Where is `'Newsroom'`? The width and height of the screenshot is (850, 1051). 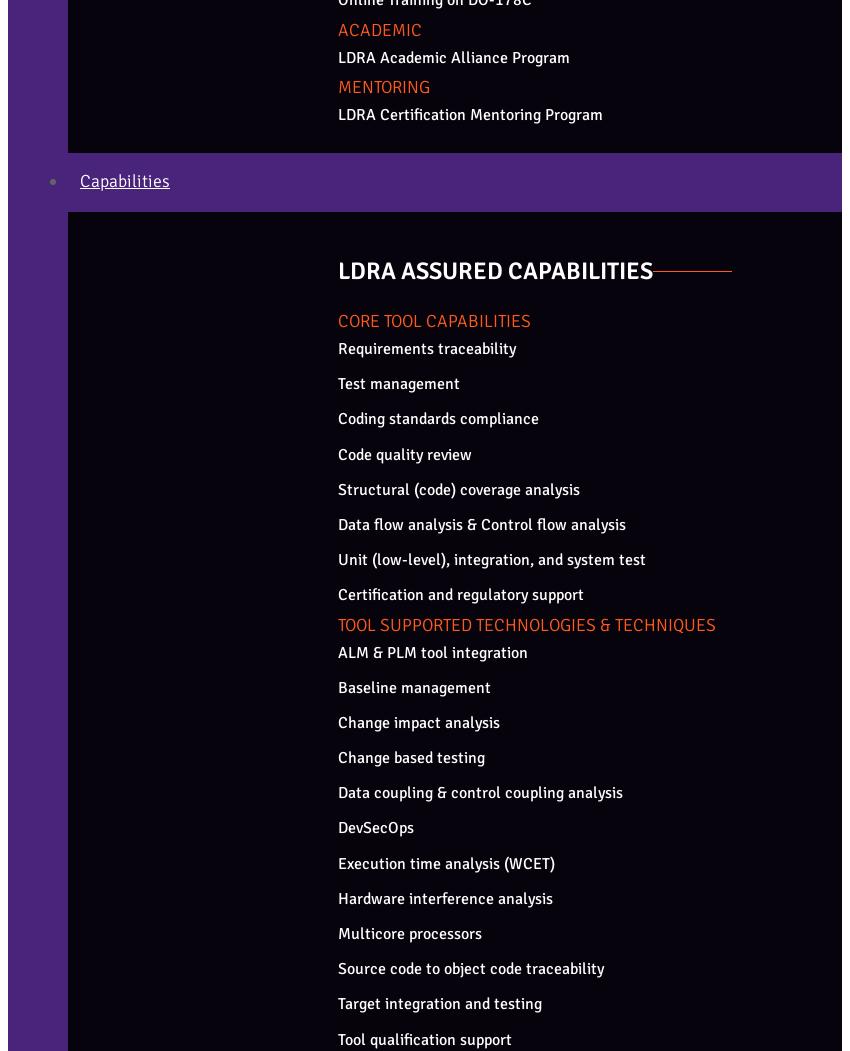
'Newsroom' is located at coordinates (86, 373).